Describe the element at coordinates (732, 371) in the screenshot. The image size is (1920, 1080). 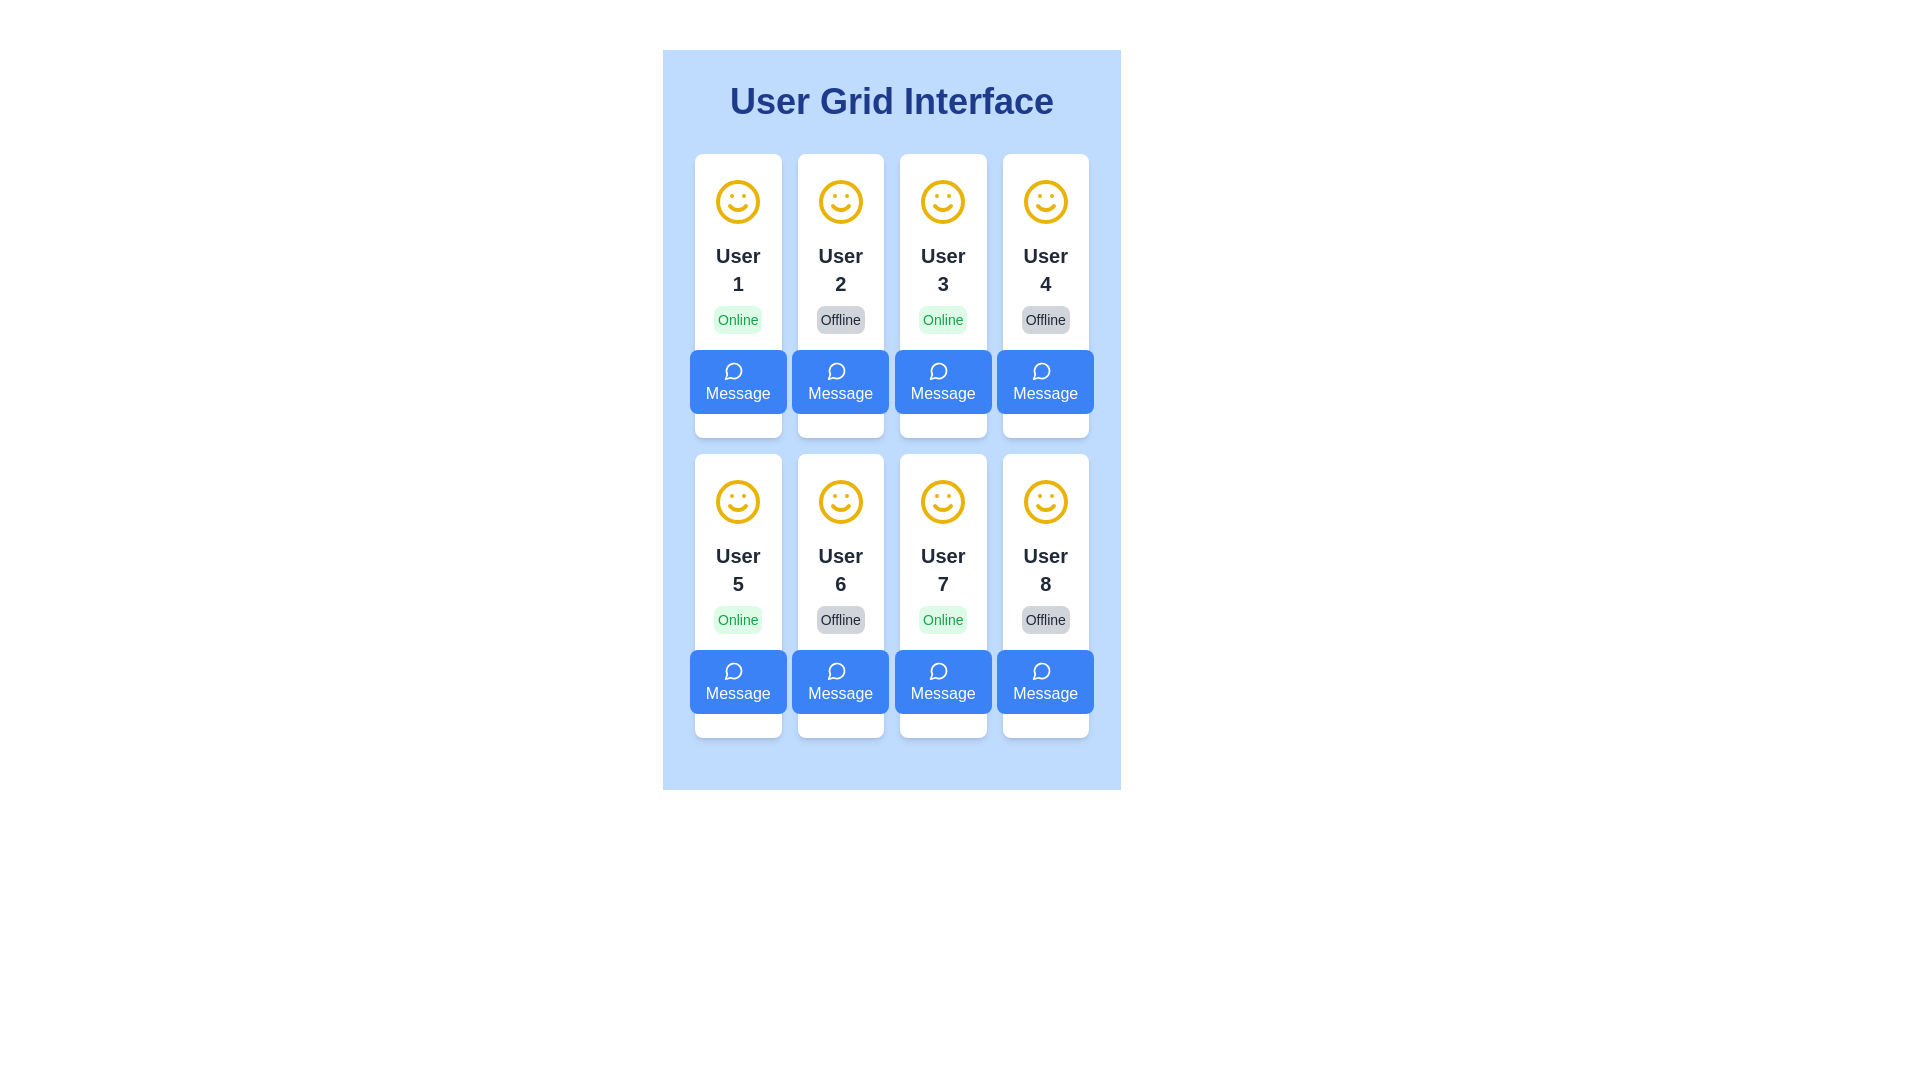
I see `the 'Message' button represented by an icon located in the second row of the grid under the user card labeled 'User 5' to initiate a message` at that location.